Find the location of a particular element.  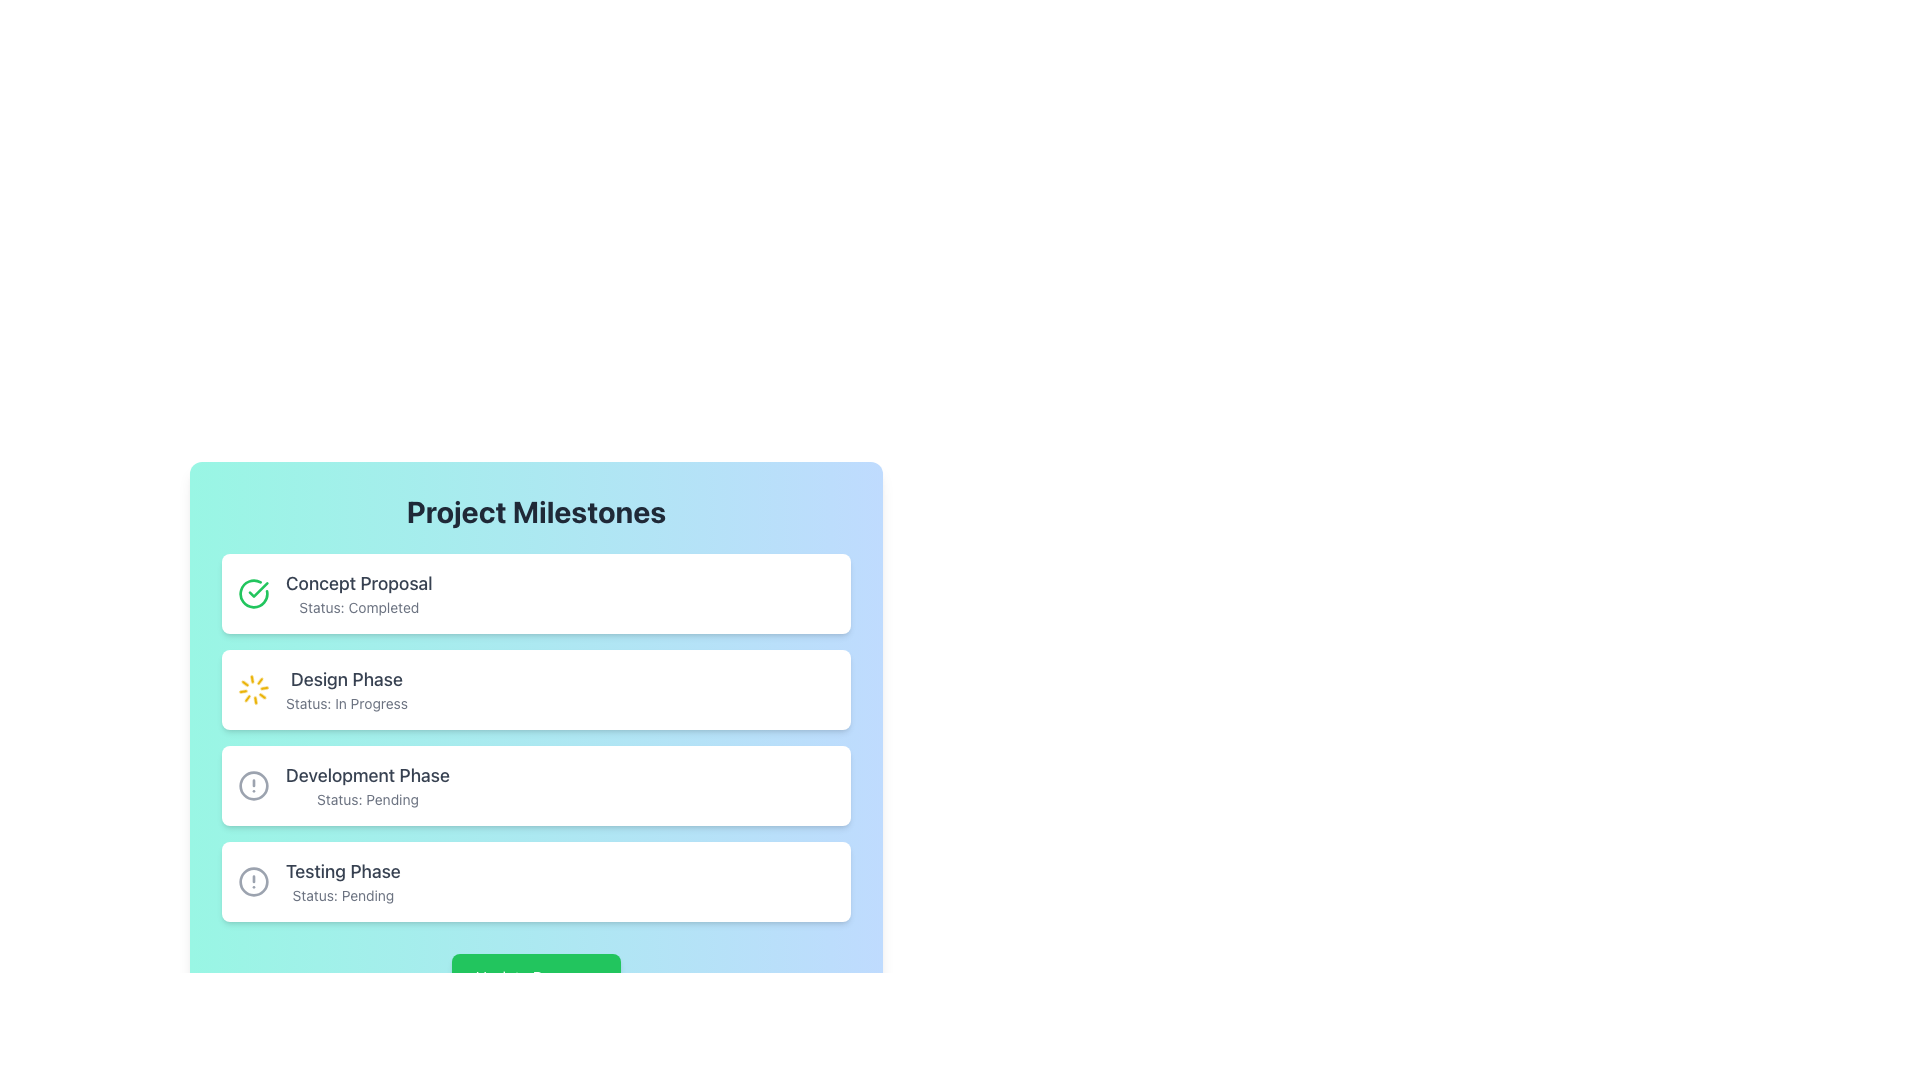

text label that serves as the title for the 'Development Phase' milestone, located above the 'Status: Pending' text and to the right of the circular icon with an exclamation mark is located at coordinates (368, 774).